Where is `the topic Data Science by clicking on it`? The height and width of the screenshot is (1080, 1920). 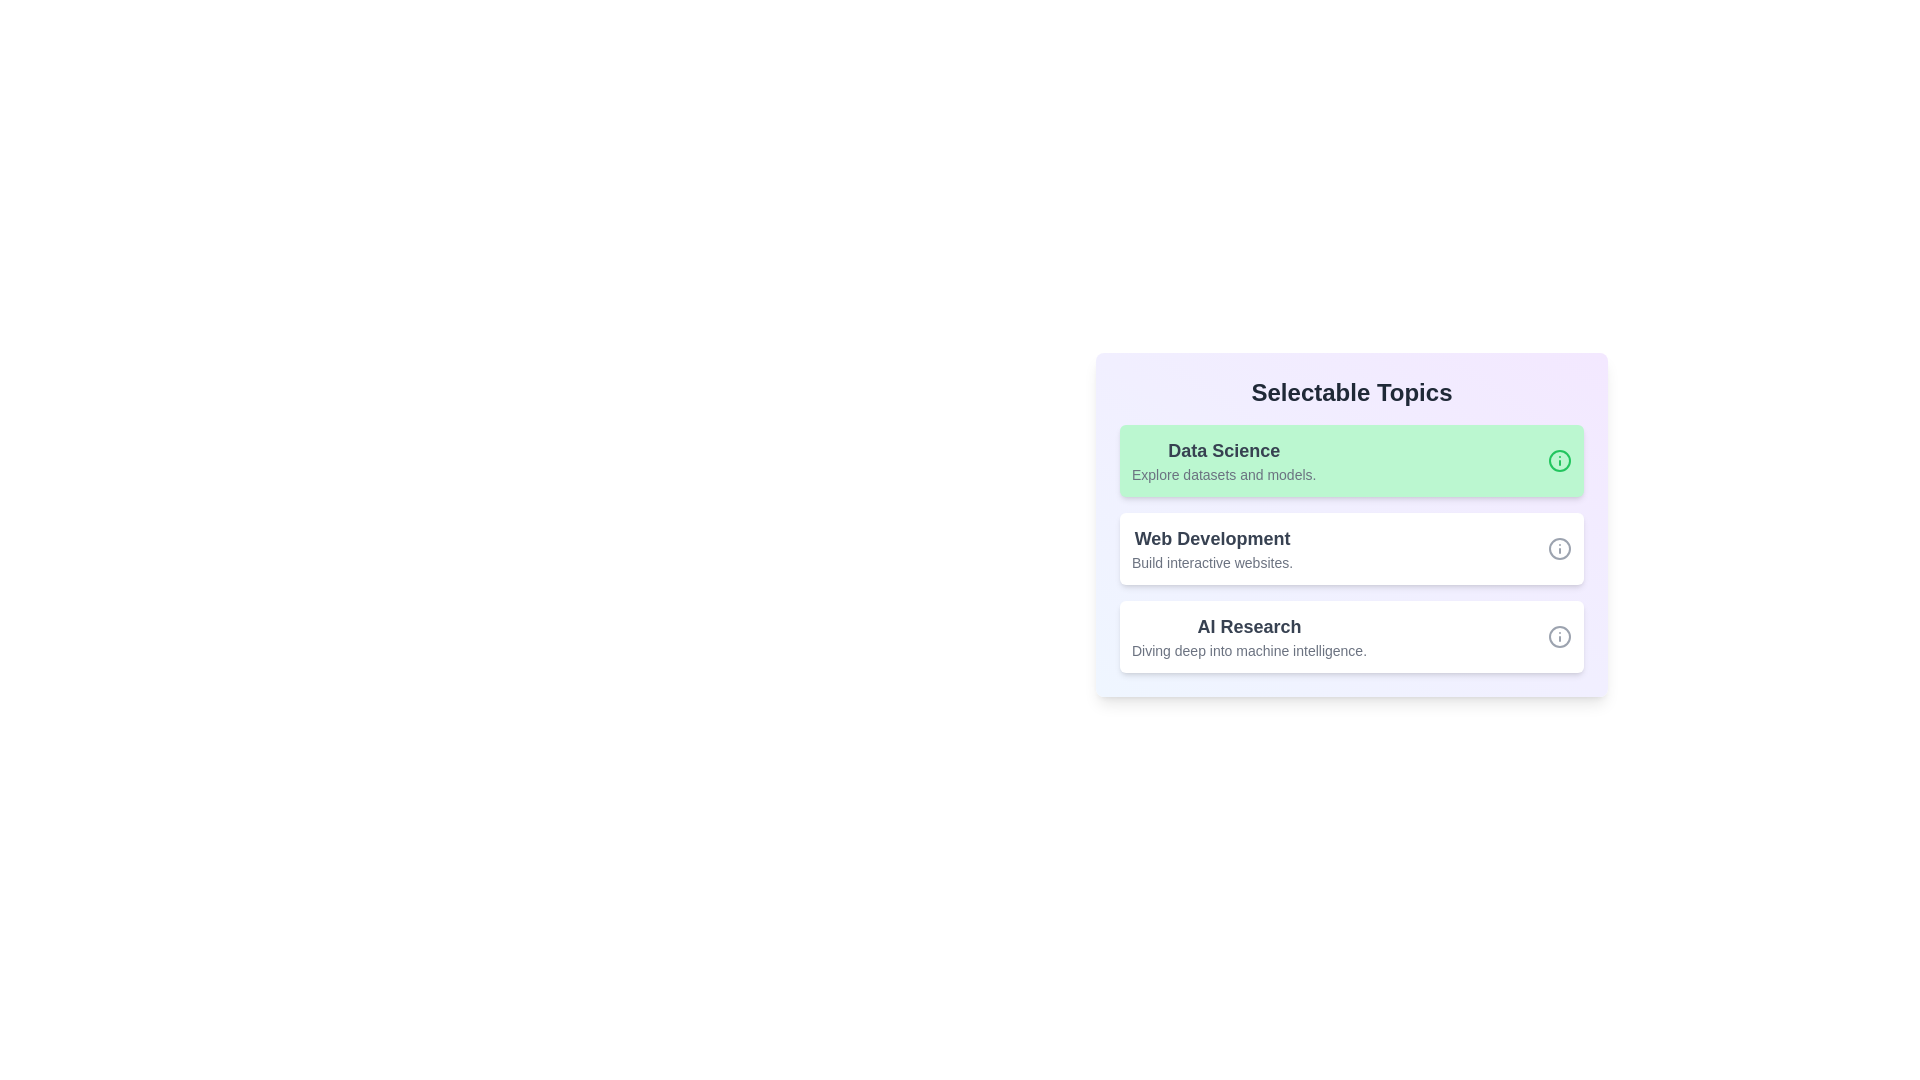
the topic Data Science by clicking on it is located at coordinates (1352, 461).